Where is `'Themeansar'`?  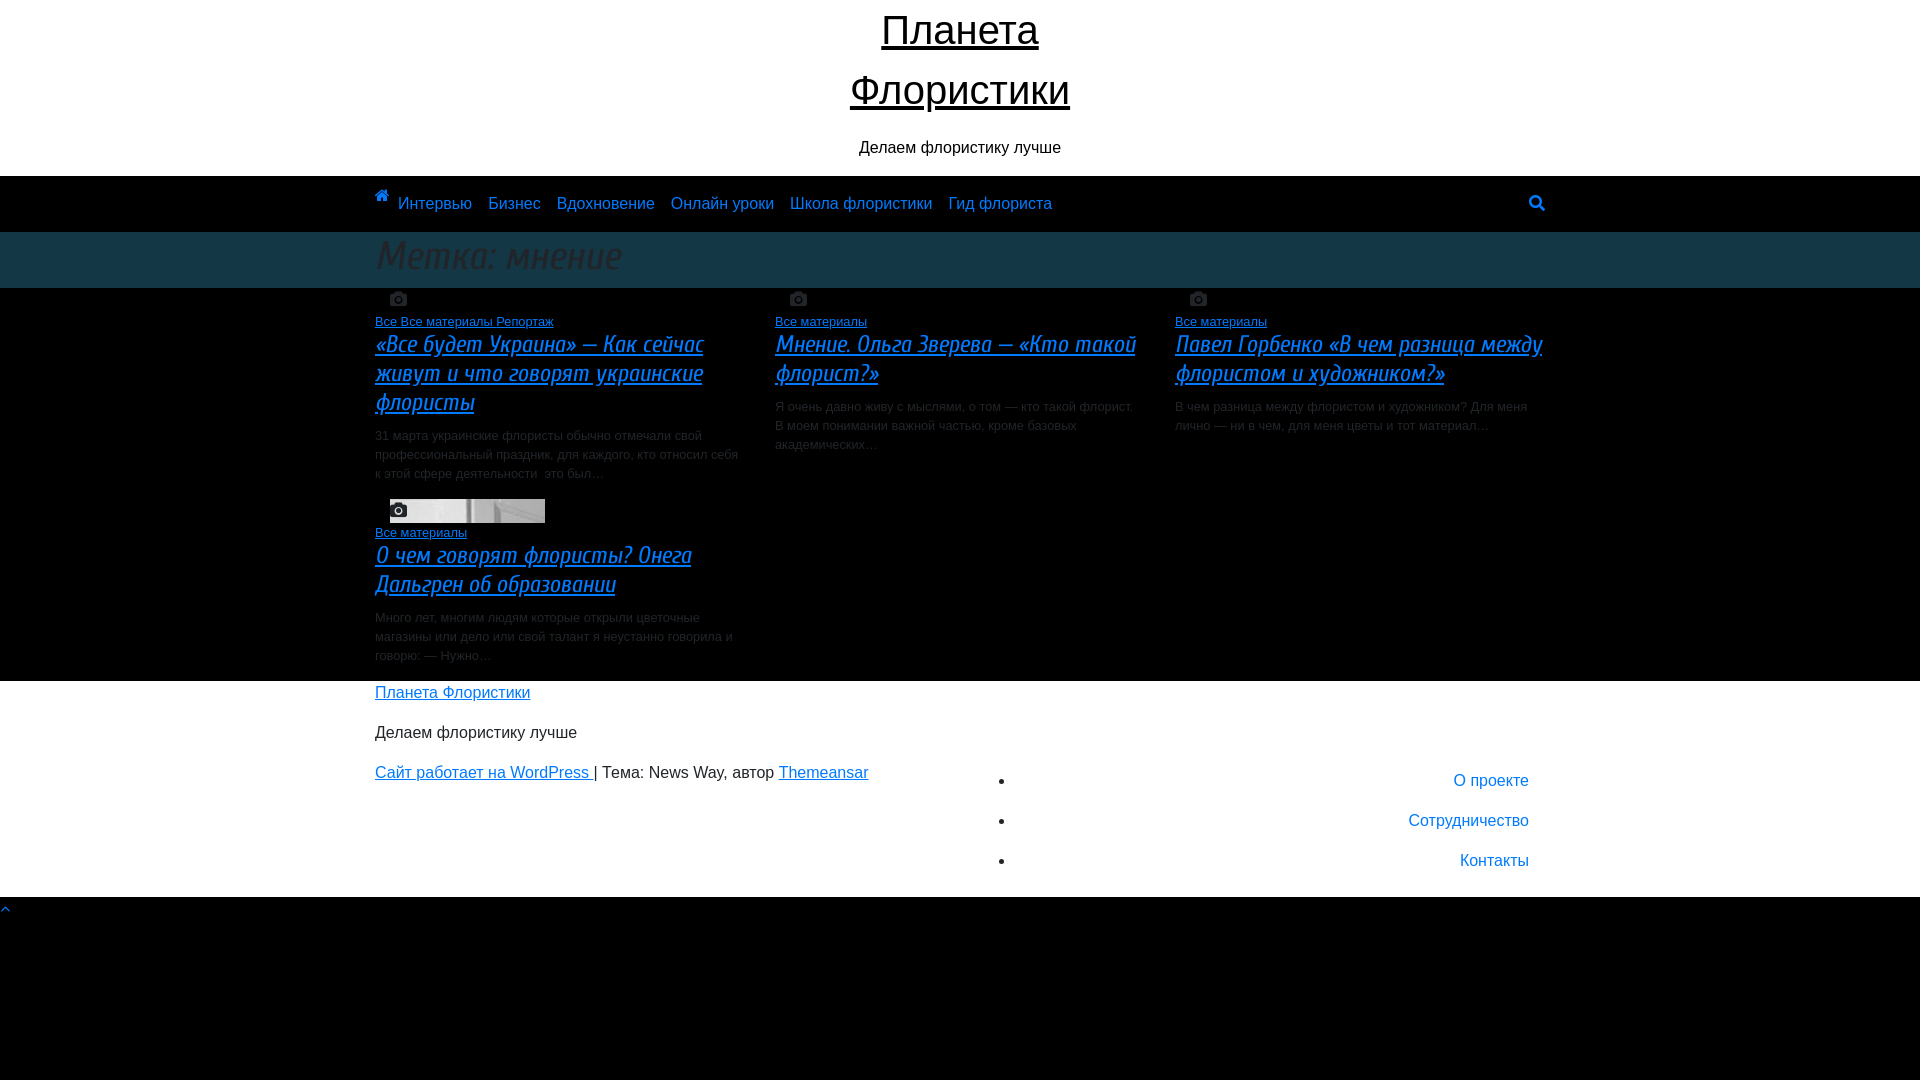
'Themeansar' is located at coordinates (824, 771).